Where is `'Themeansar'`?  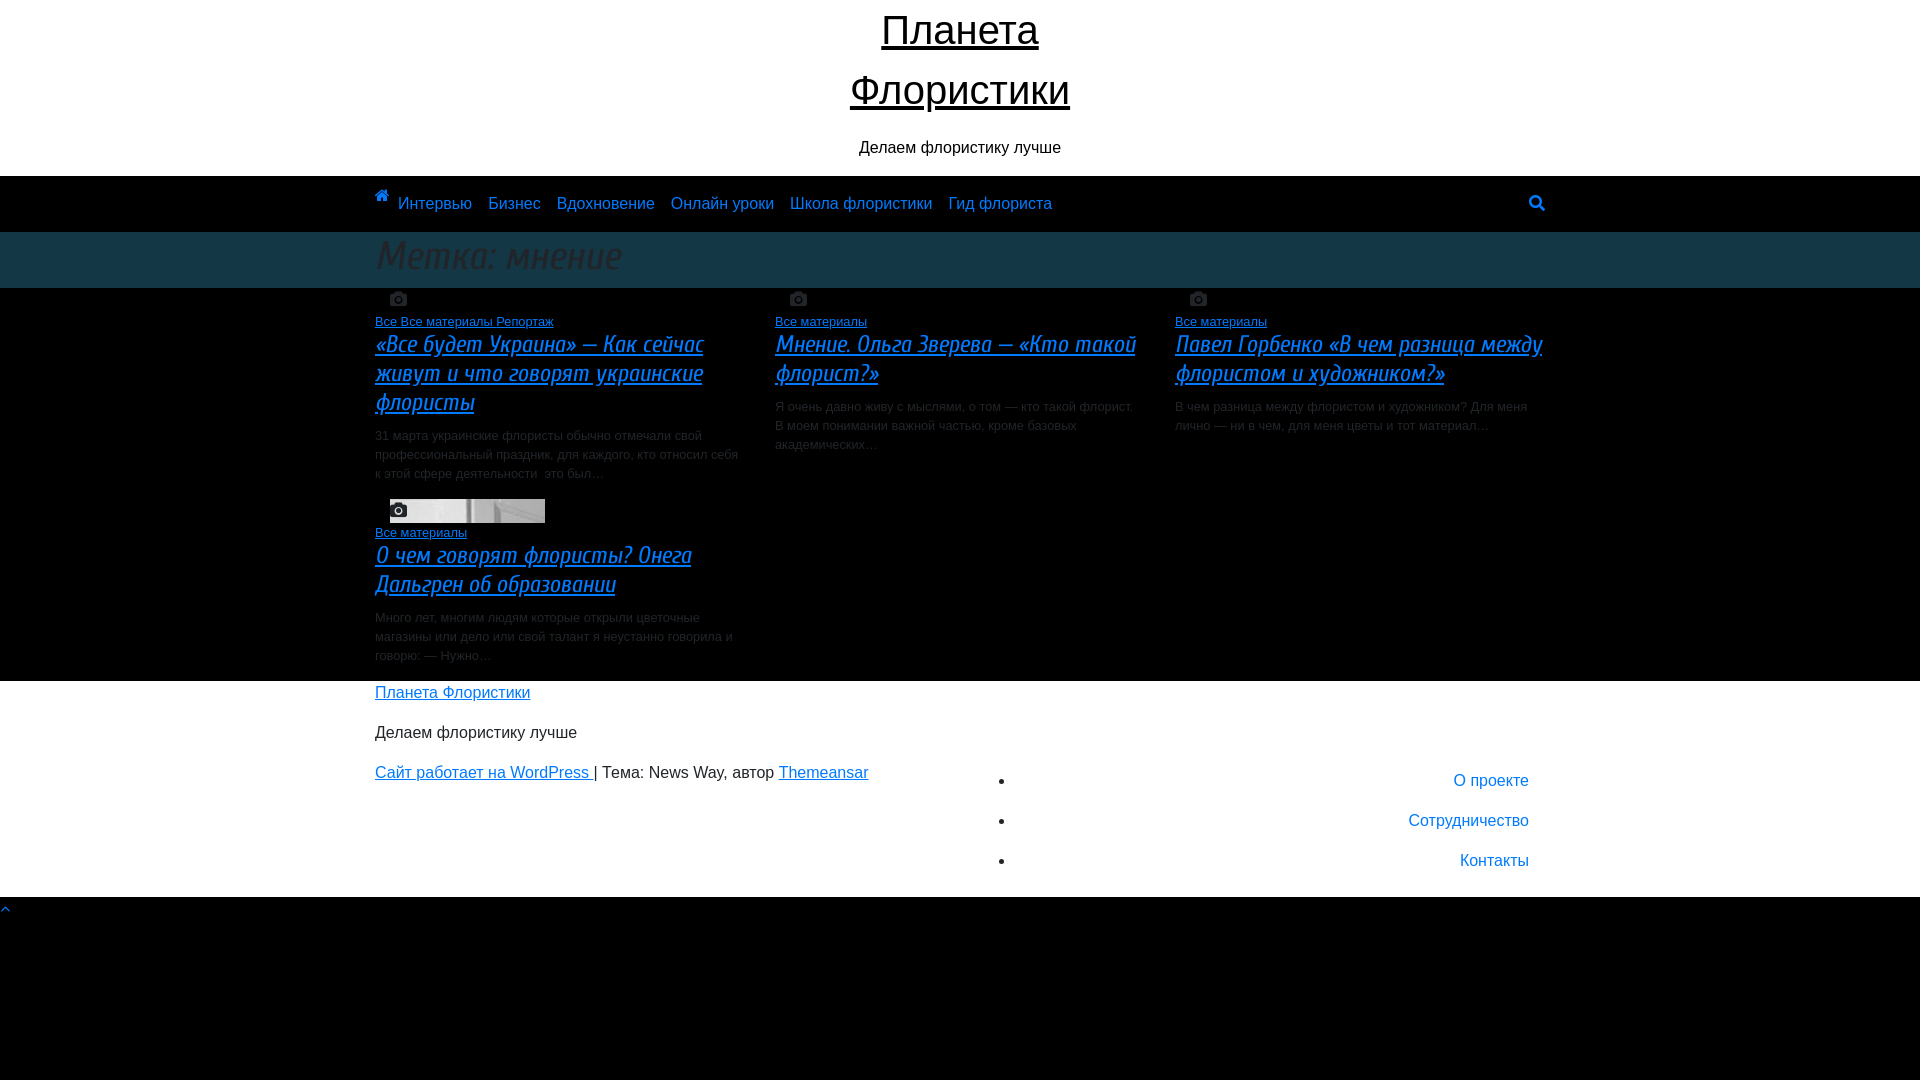
'Themeansar' is located at coordinates (824, 771).